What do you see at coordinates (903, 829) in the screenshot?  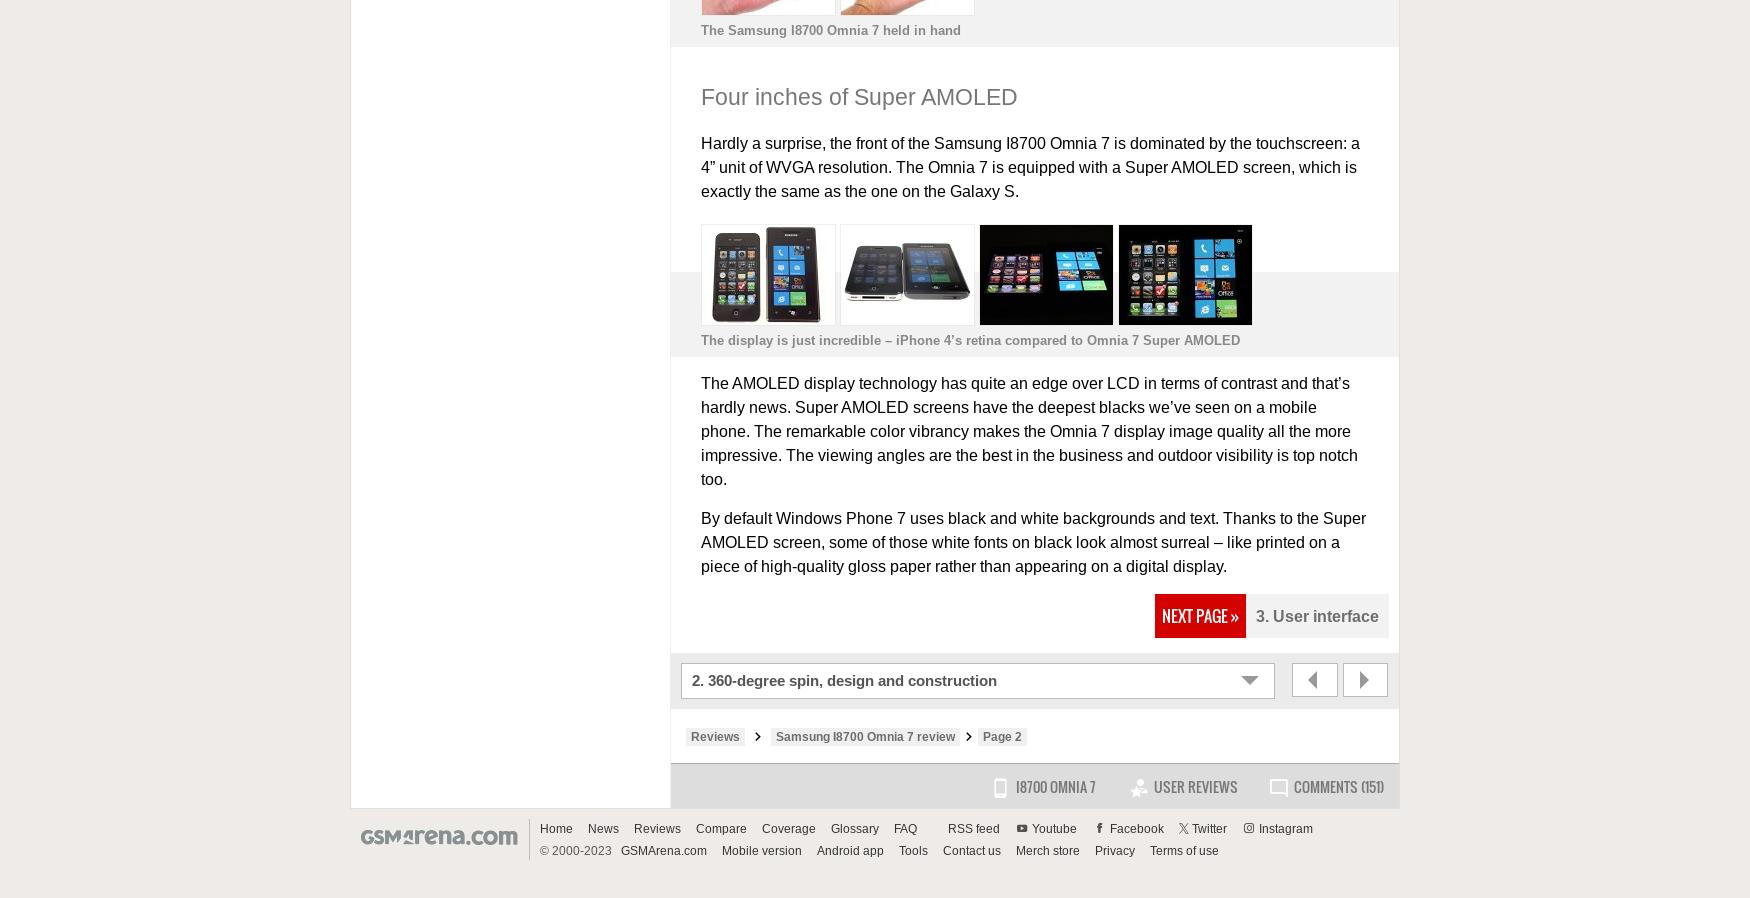 I see `'FAQ'` at bounding box center [903, 829].